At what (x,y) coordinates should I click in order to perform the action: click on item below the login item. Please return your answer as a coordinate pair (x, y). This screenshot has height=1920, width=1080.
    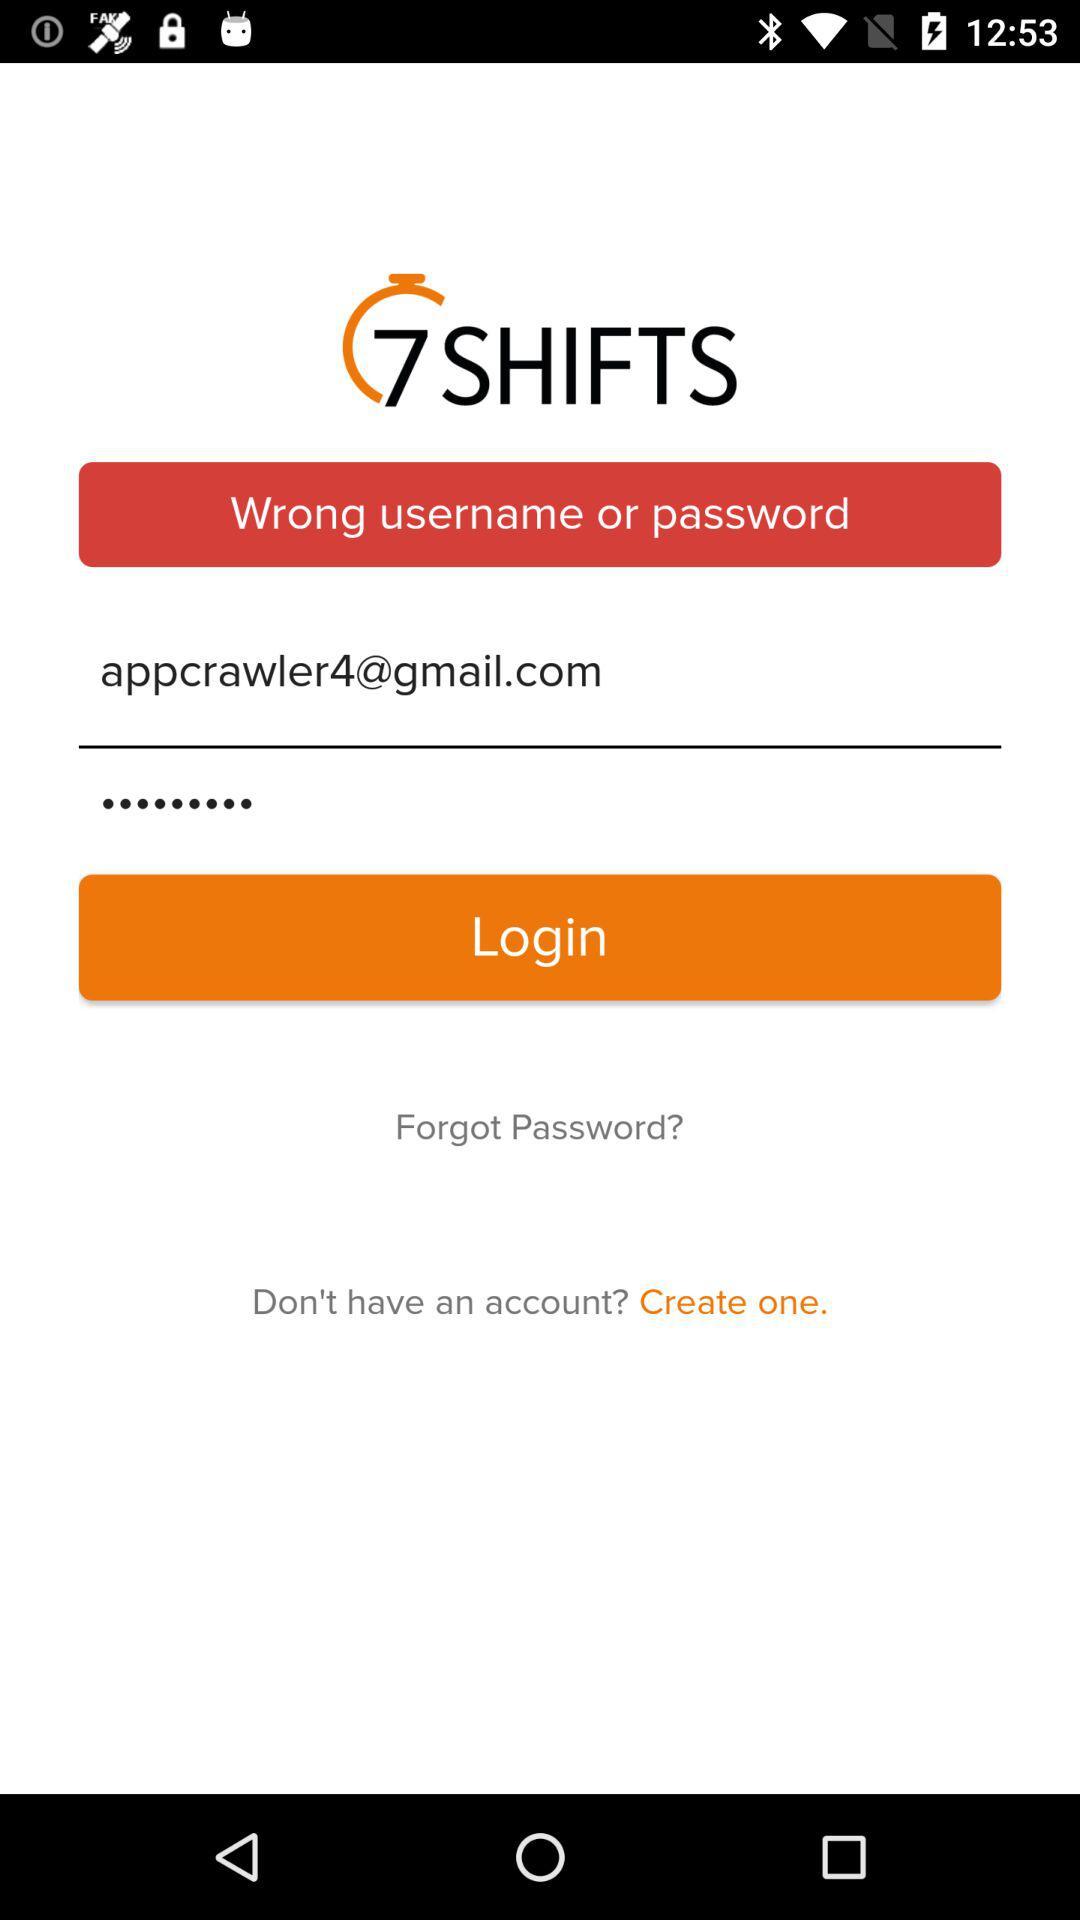
    Looking at the image, I should click on (538, 1128).